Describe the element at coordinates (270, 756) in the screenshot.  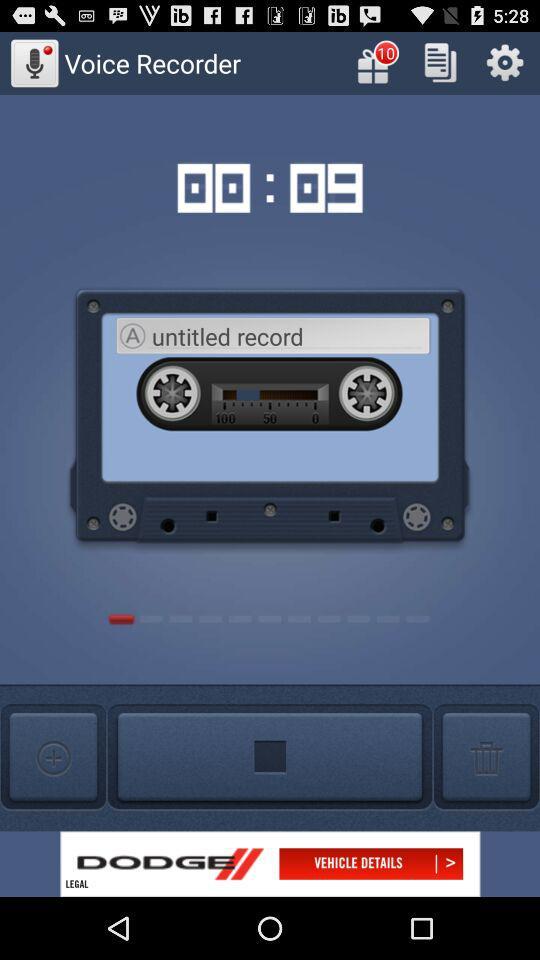
I see `shows record start option` at that location.